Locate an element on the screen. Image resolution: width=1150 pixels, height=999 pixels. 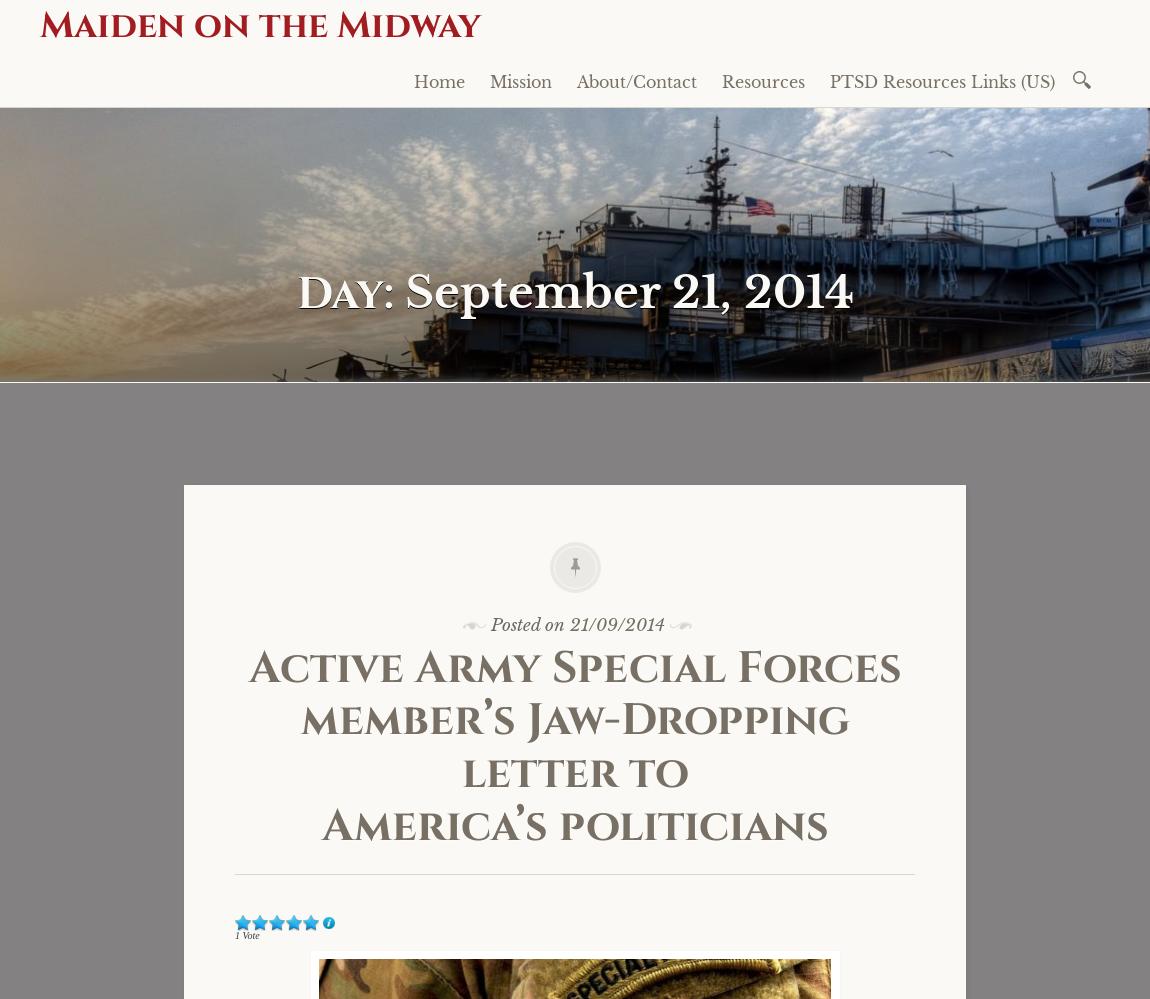
'September 21, 2014' is located at coordinates (627, 291).